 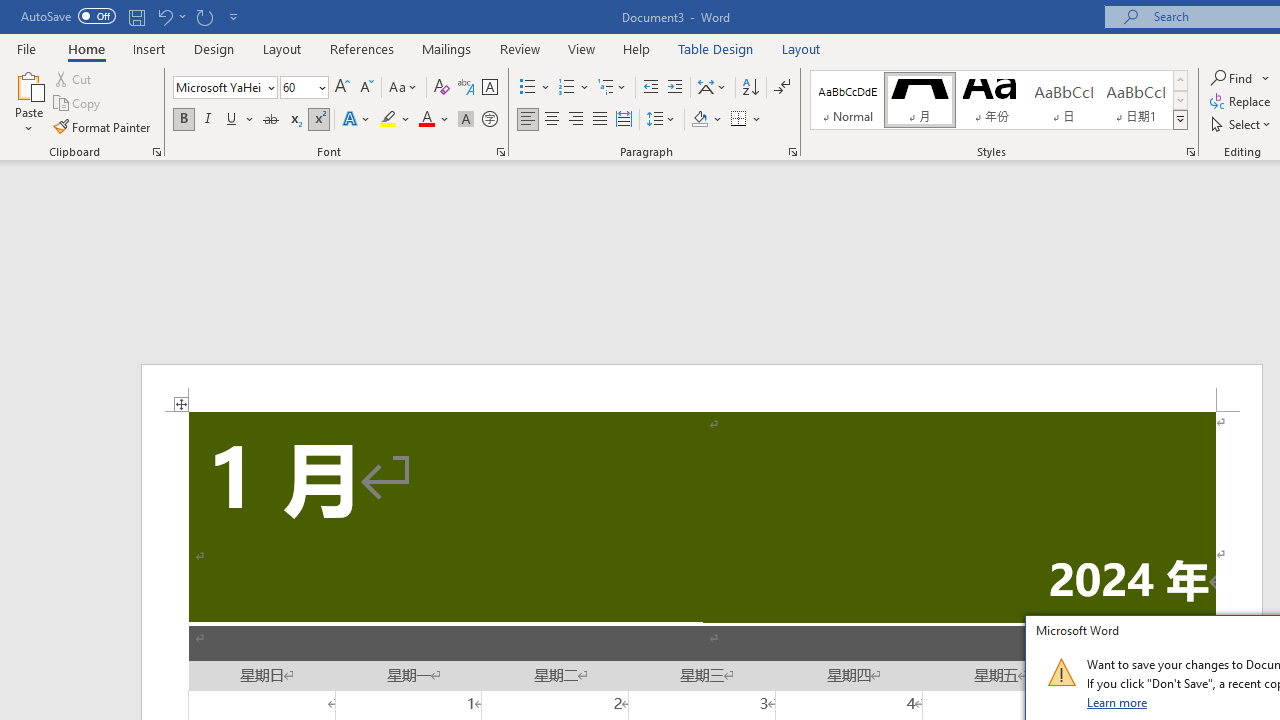 I want to click on 'Decrease Indent', so click(x=650, y=86).